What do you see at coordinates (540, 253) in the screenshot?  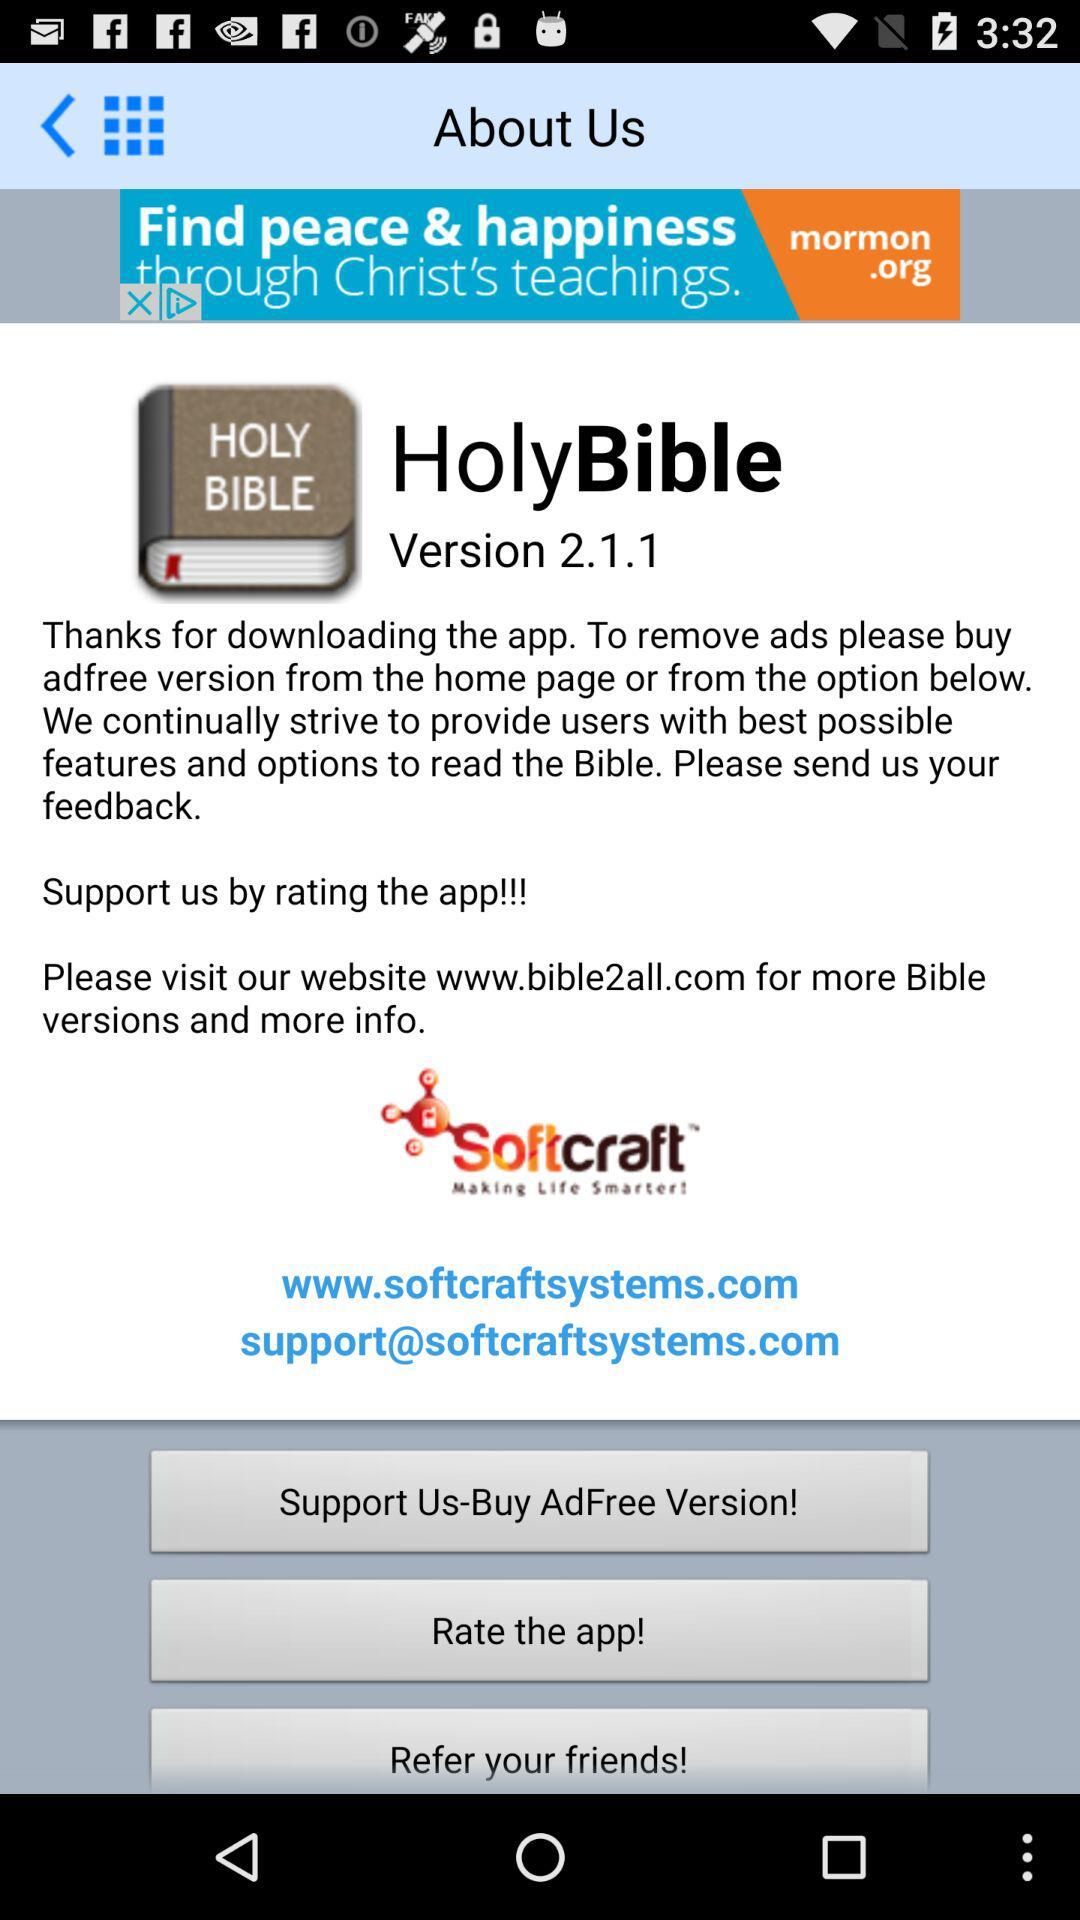 I see `open mormon.org advertisement website` at bounding box center [540, 253].